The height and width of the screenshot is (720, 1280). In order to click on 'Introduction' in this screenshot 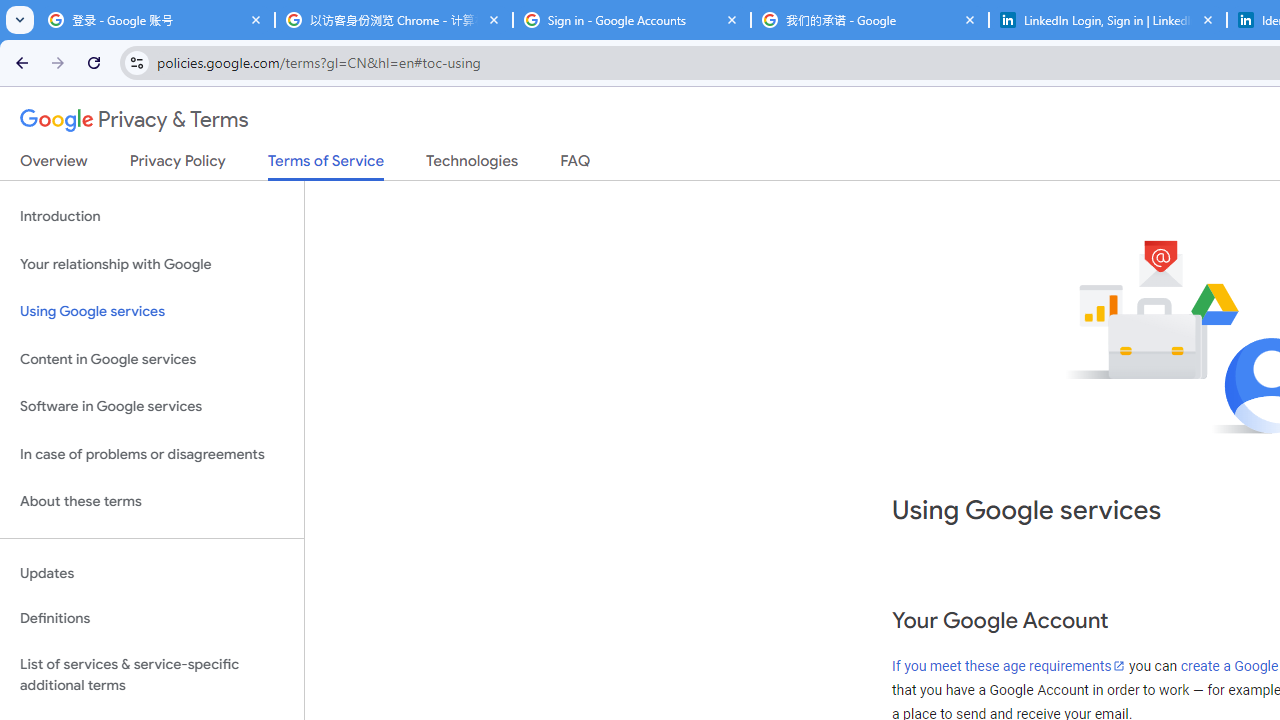, I will do `click(151, 217)`.